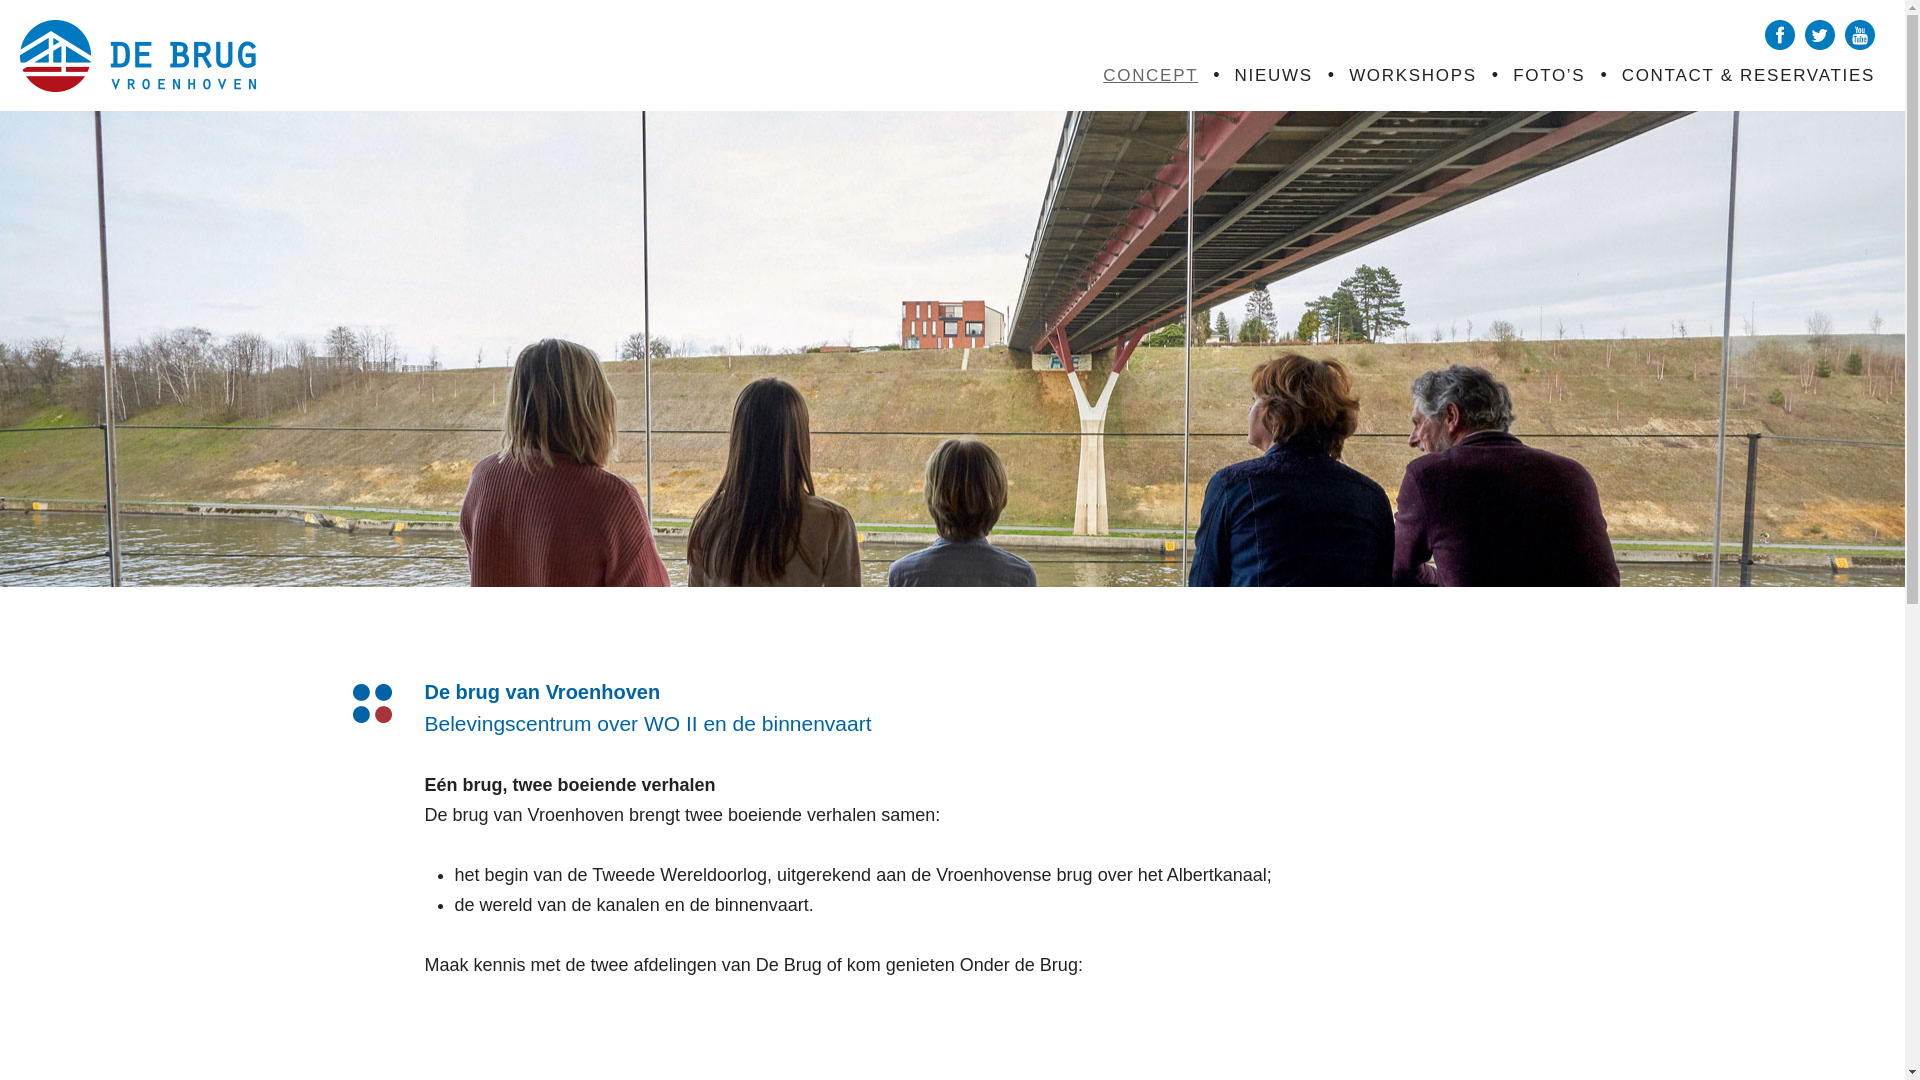 This screenshot has height=1080, width=1920. What do you see at coordinates (1859, 34) in the screenshot?
I see `'Youtube'` at bounding box center [1859, 34].